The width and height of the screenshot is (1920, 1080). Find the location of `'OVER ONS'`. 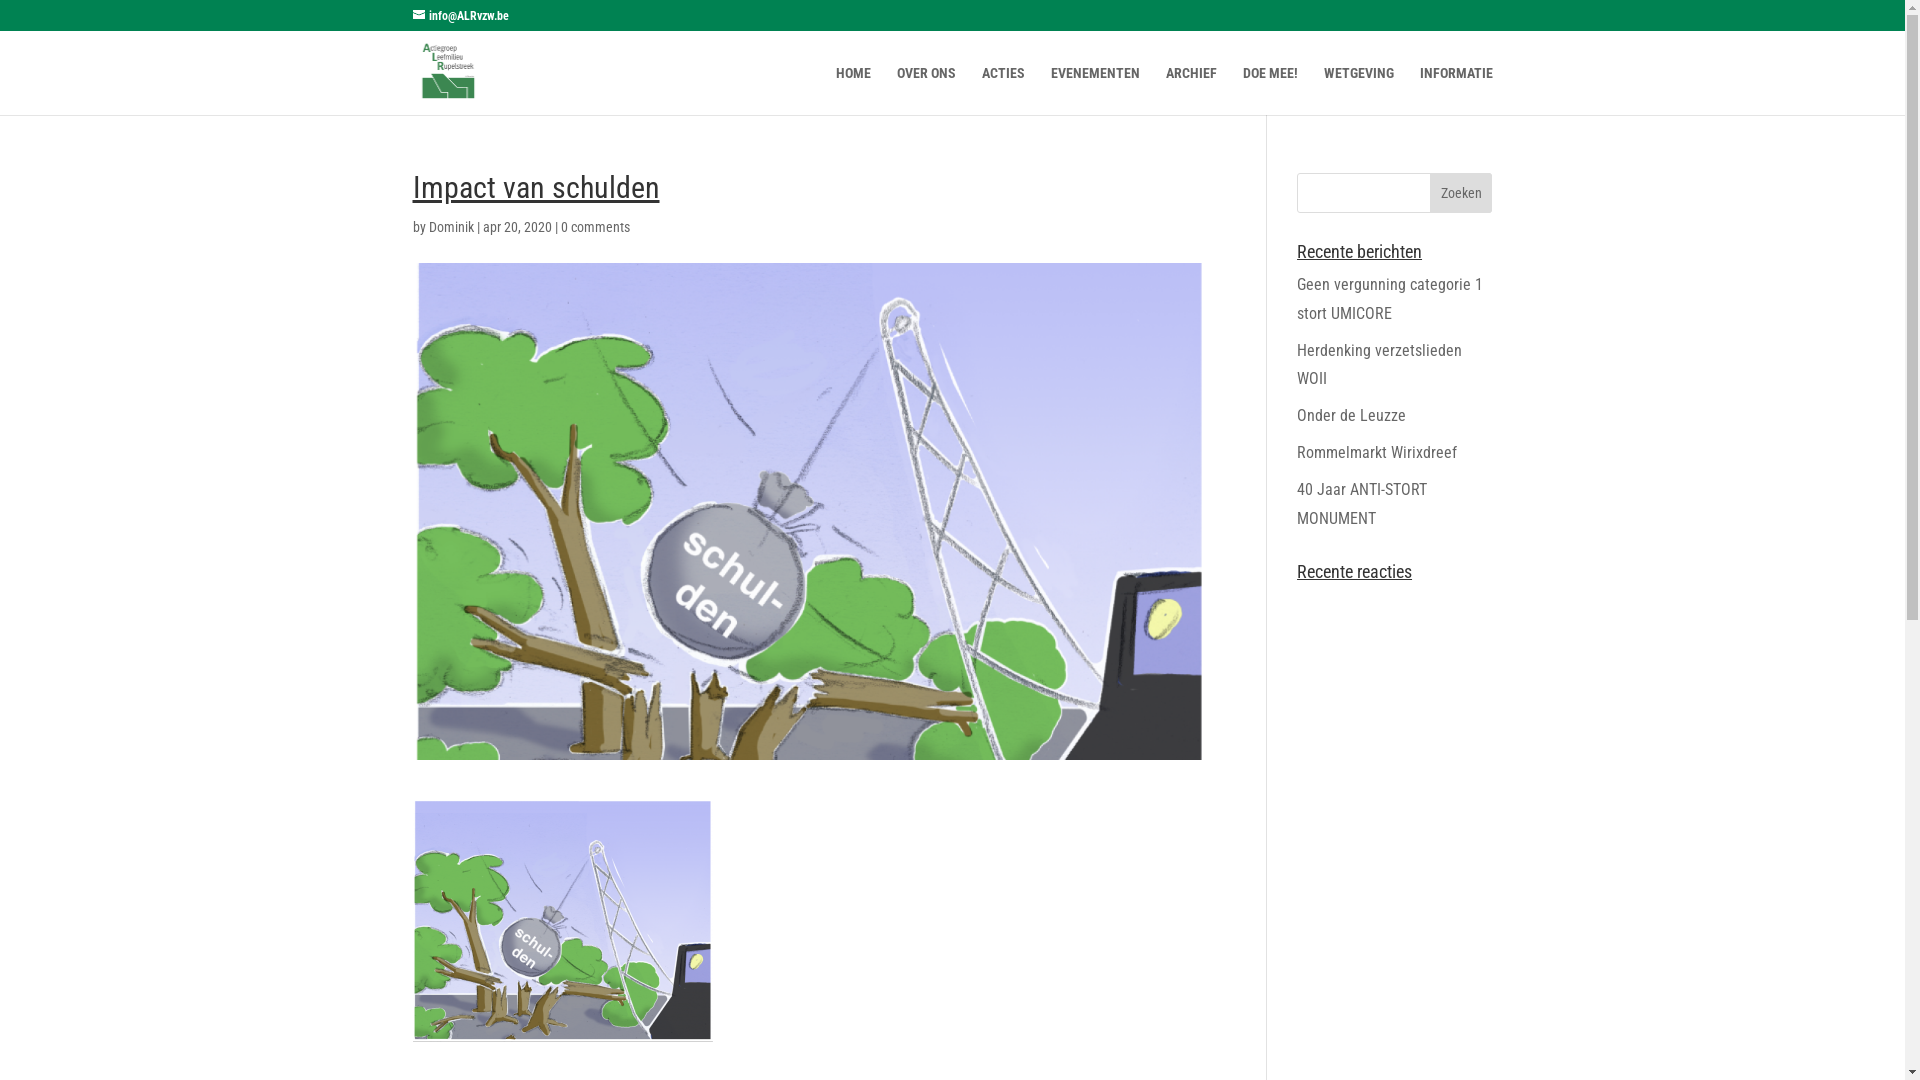

'OVER ONS' is located at coordinates (924, 90).